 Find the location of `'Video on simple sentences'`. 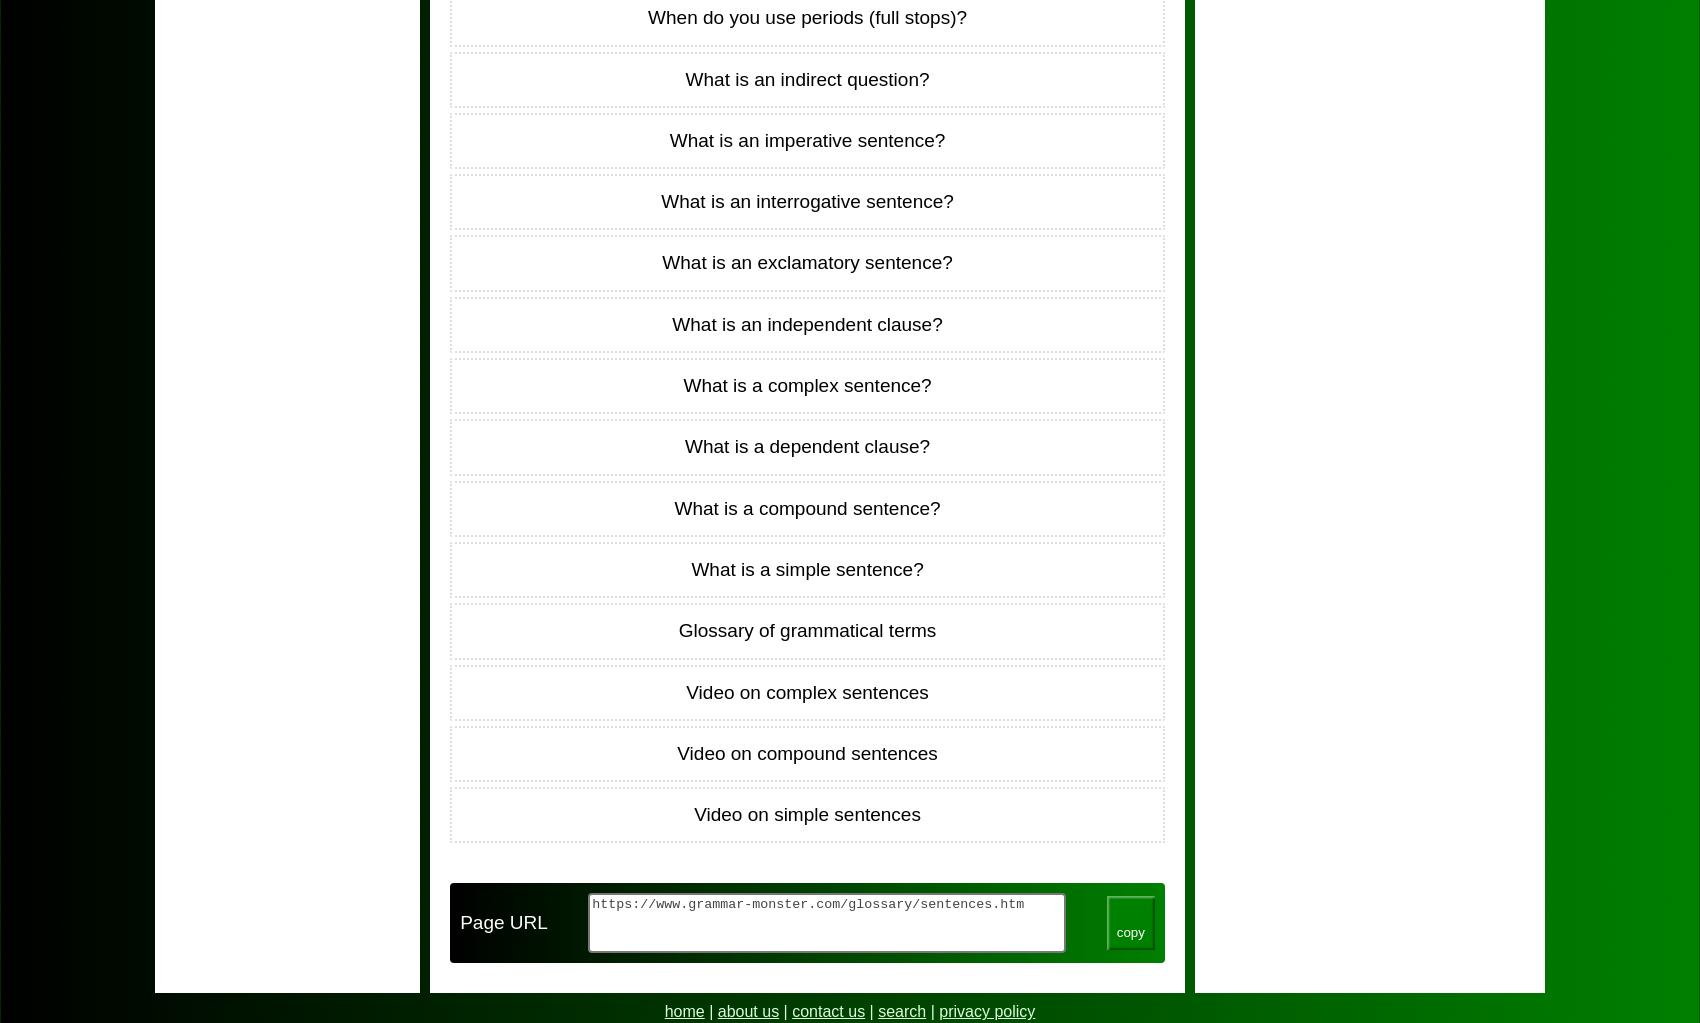

'Video on simple sentences' is located at coordinates (805, 814).